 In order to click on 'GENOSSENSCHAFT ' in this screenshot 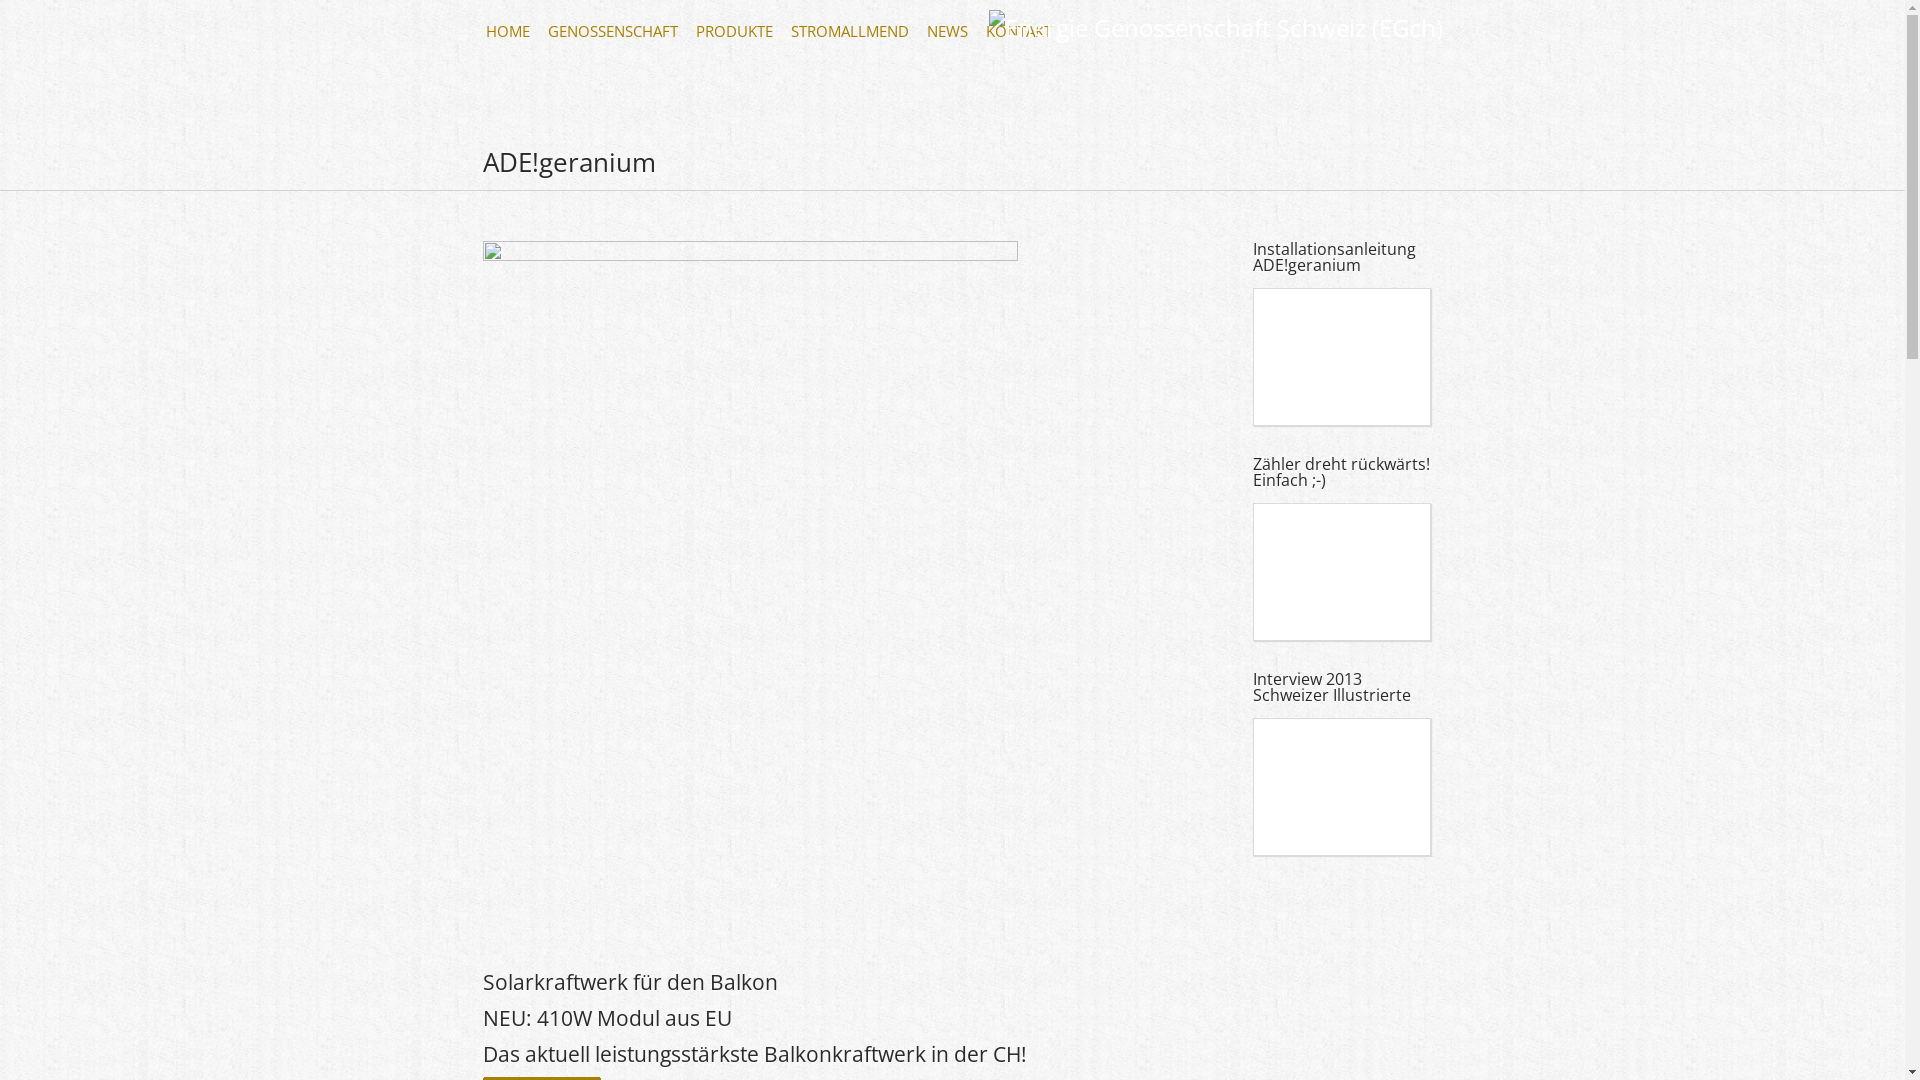, I will do `click(612, 25)`.